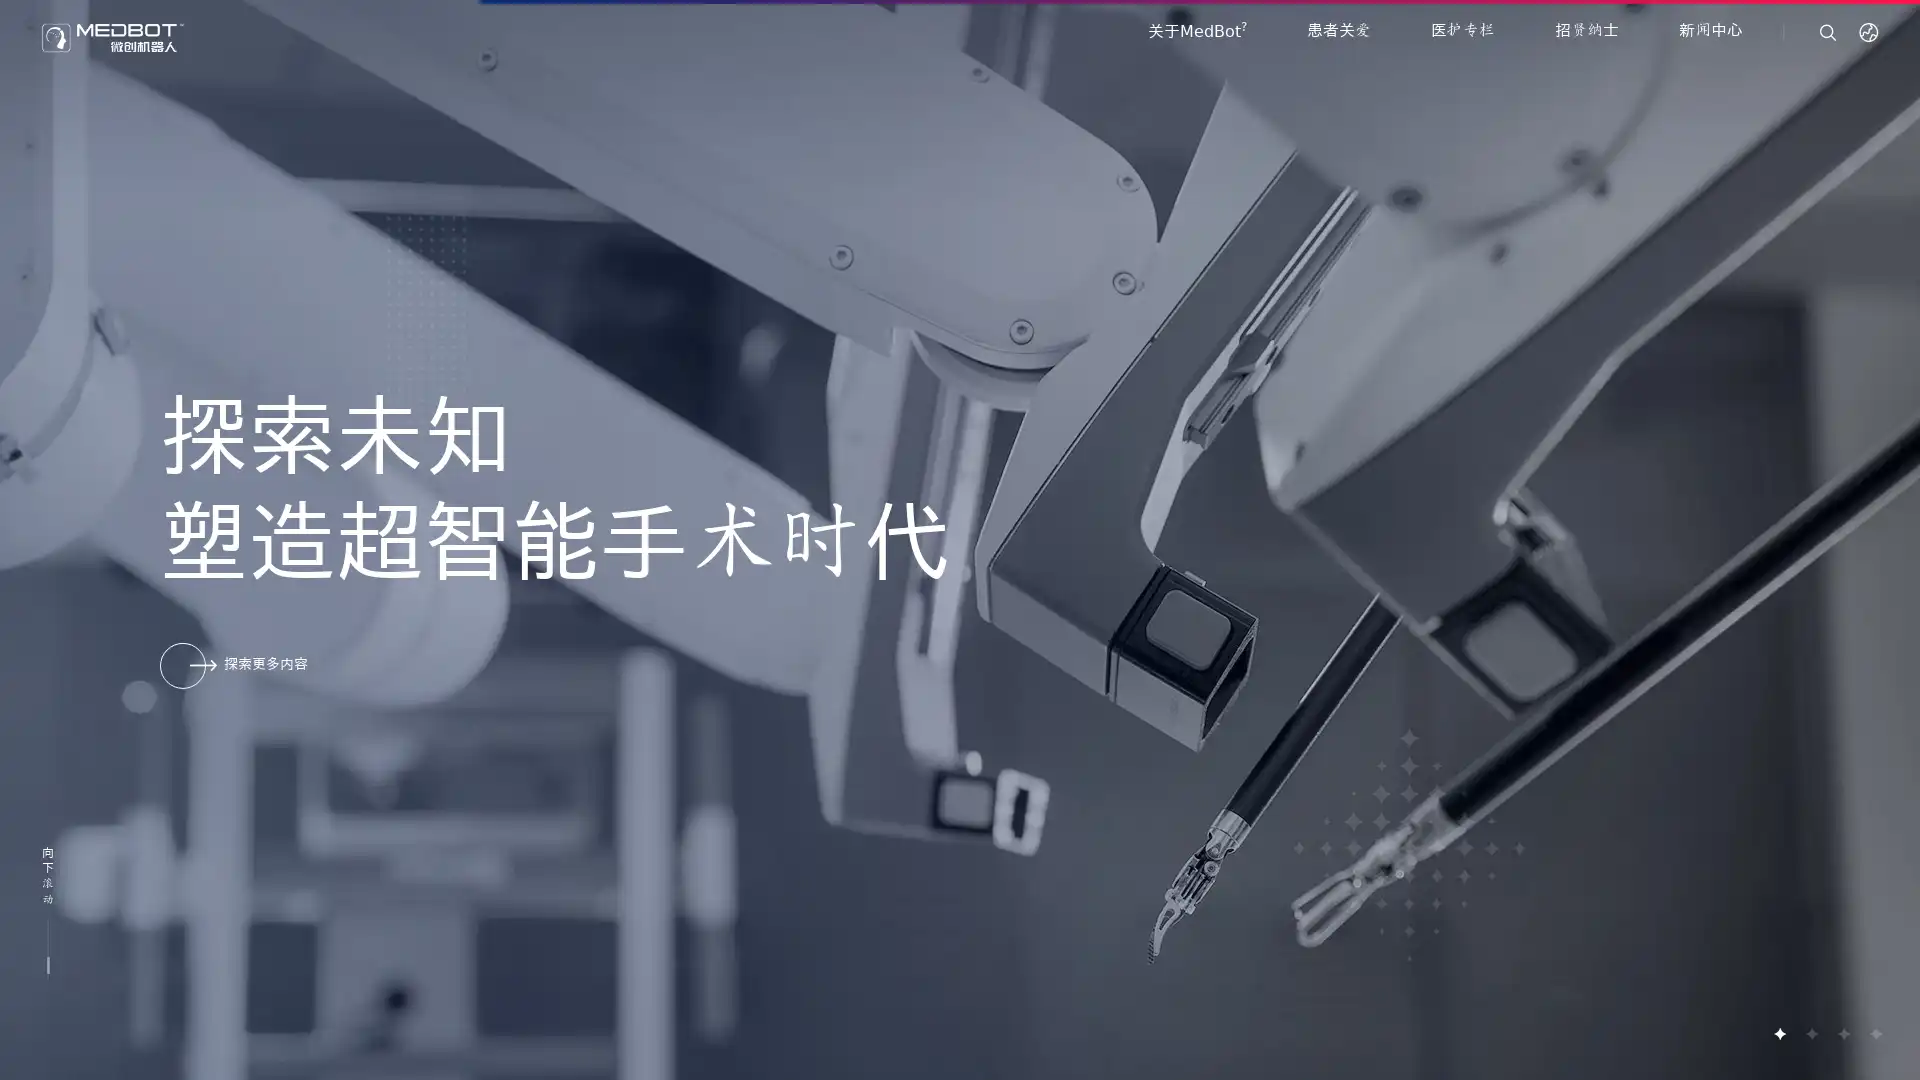  Describe the element at coordinates (1810, 1033) in the screenshot. I see `Go to slide 2` at that location.